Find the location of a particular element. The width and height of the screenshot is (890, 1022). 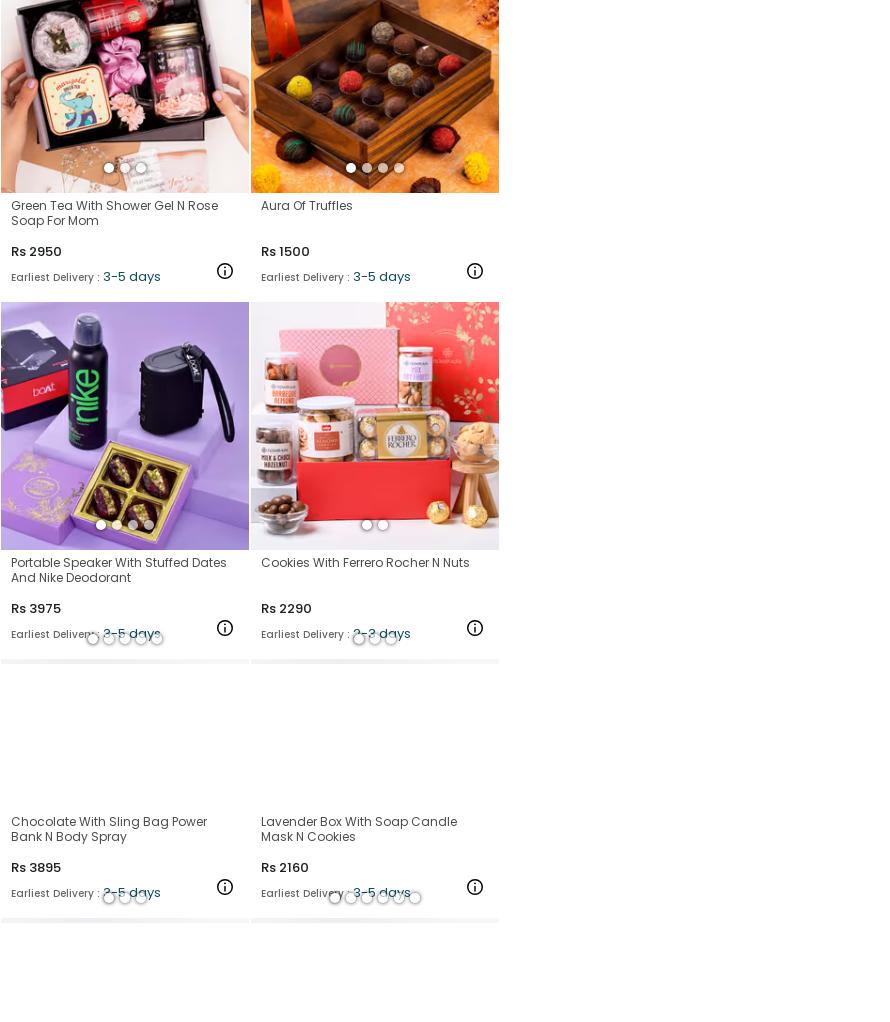

'Aura Of Truffles' is located at coordinates (306, 204).